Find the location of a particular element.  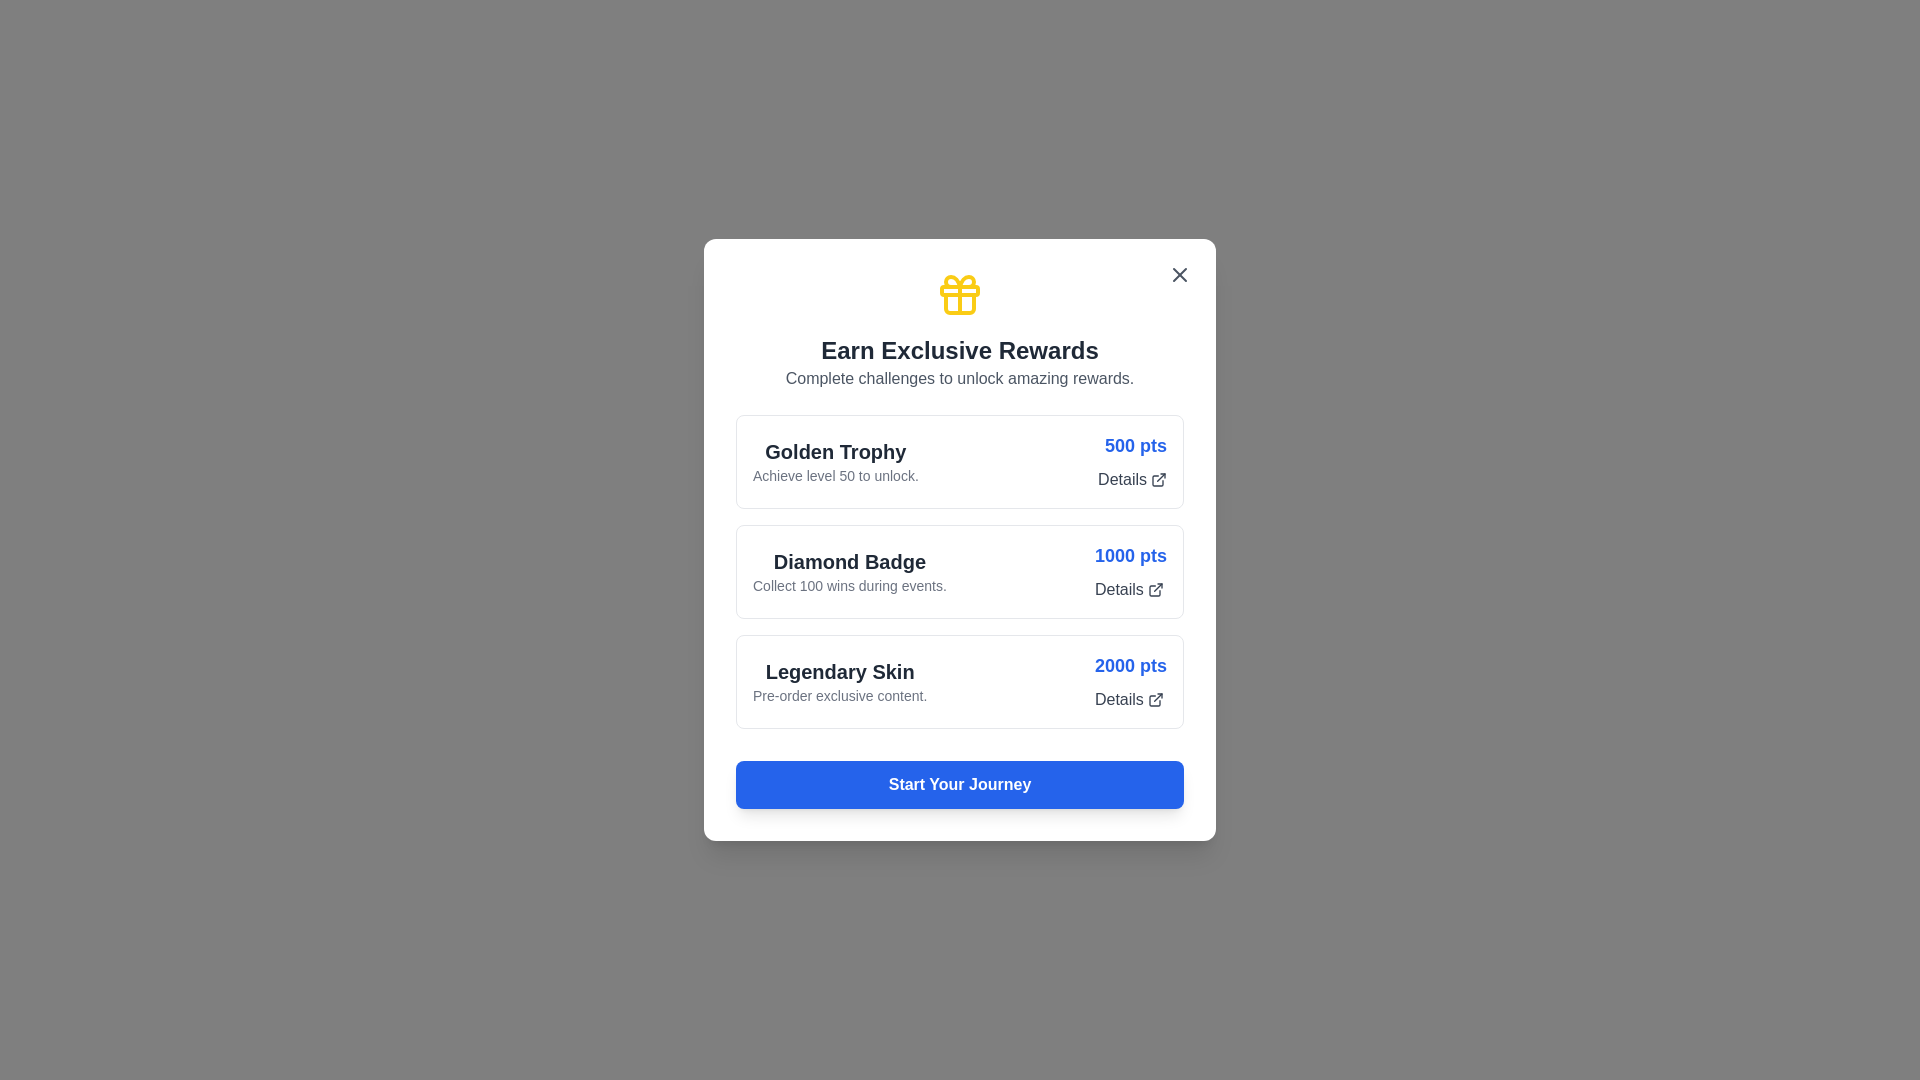

the decorative external link icon located in the bottom-right of the 'Details' text in the 'Diamond Badge' entry is located at coordinates (1154, 589).